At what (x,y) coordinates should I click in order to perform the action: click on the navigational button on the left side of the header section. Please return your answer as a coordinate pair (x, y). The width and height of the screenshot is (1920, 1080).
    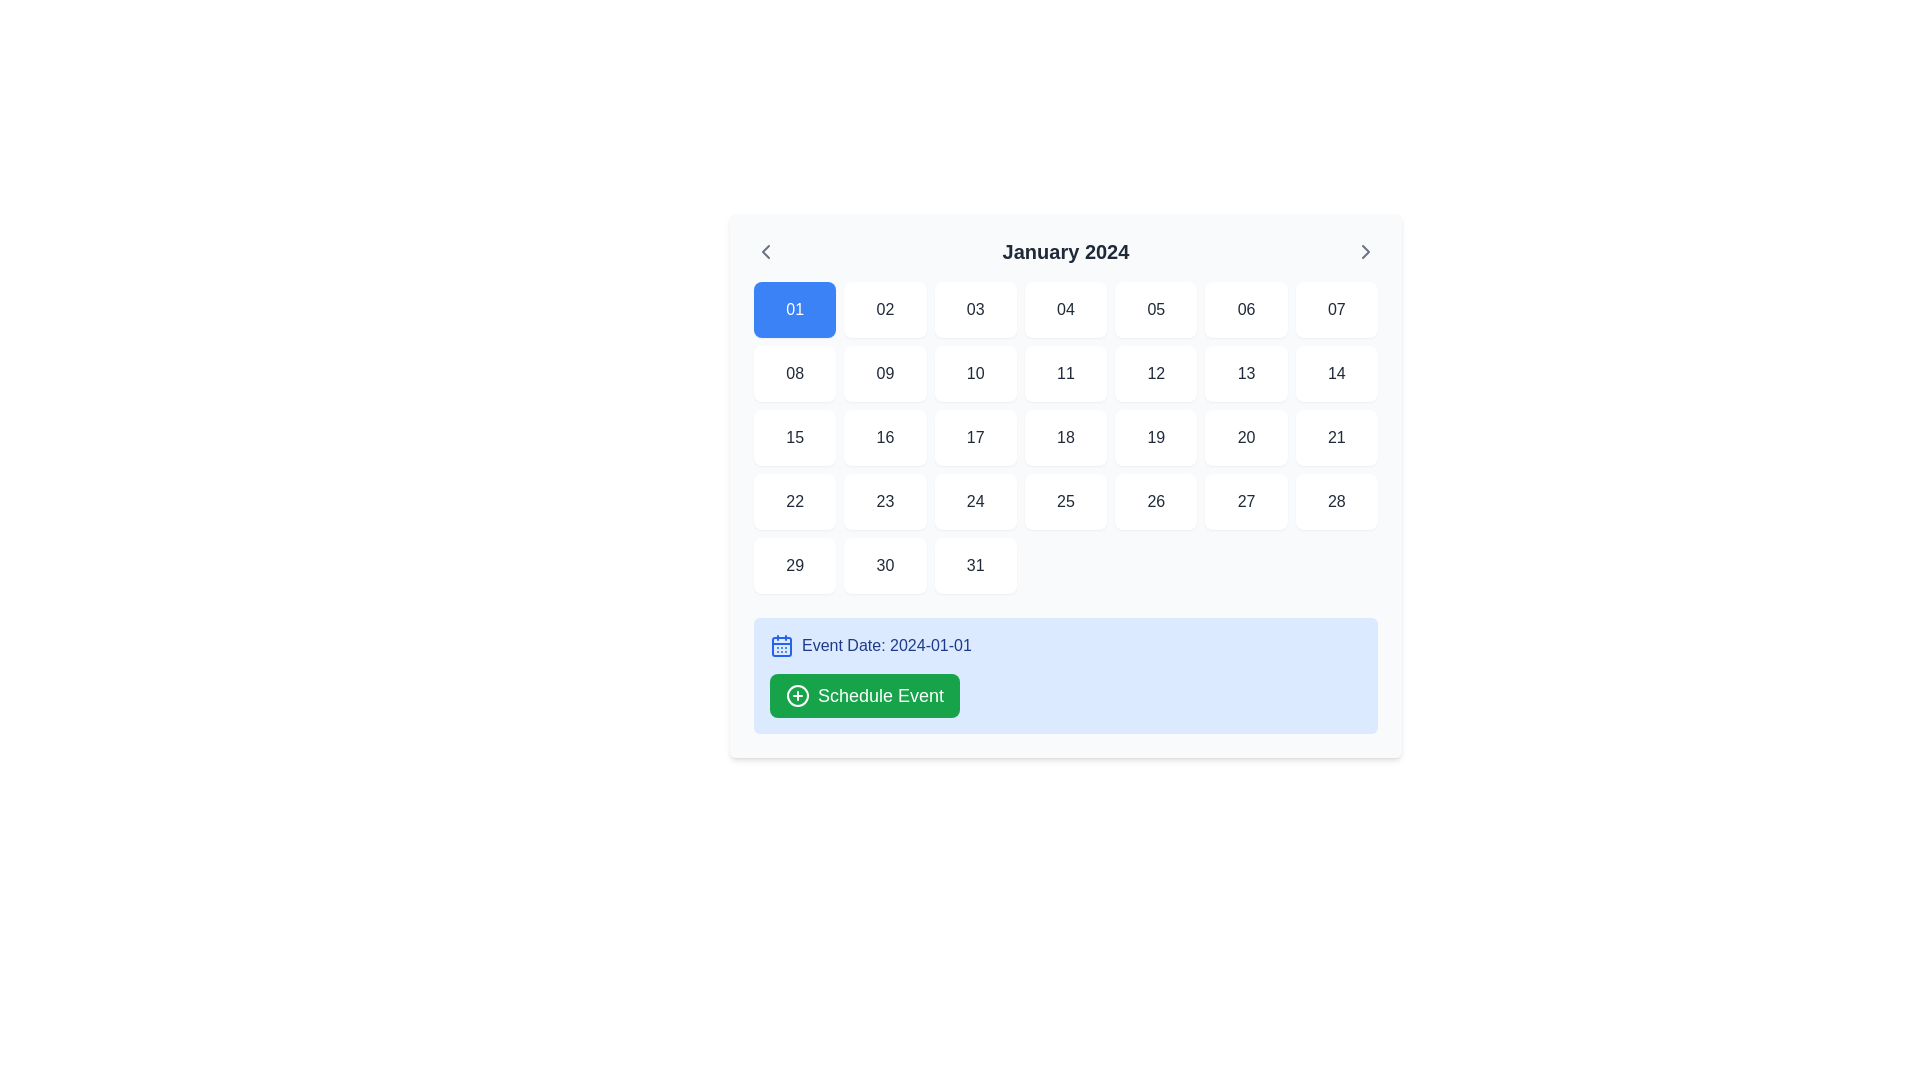
    Looking at the image, I should click on (765, 250).